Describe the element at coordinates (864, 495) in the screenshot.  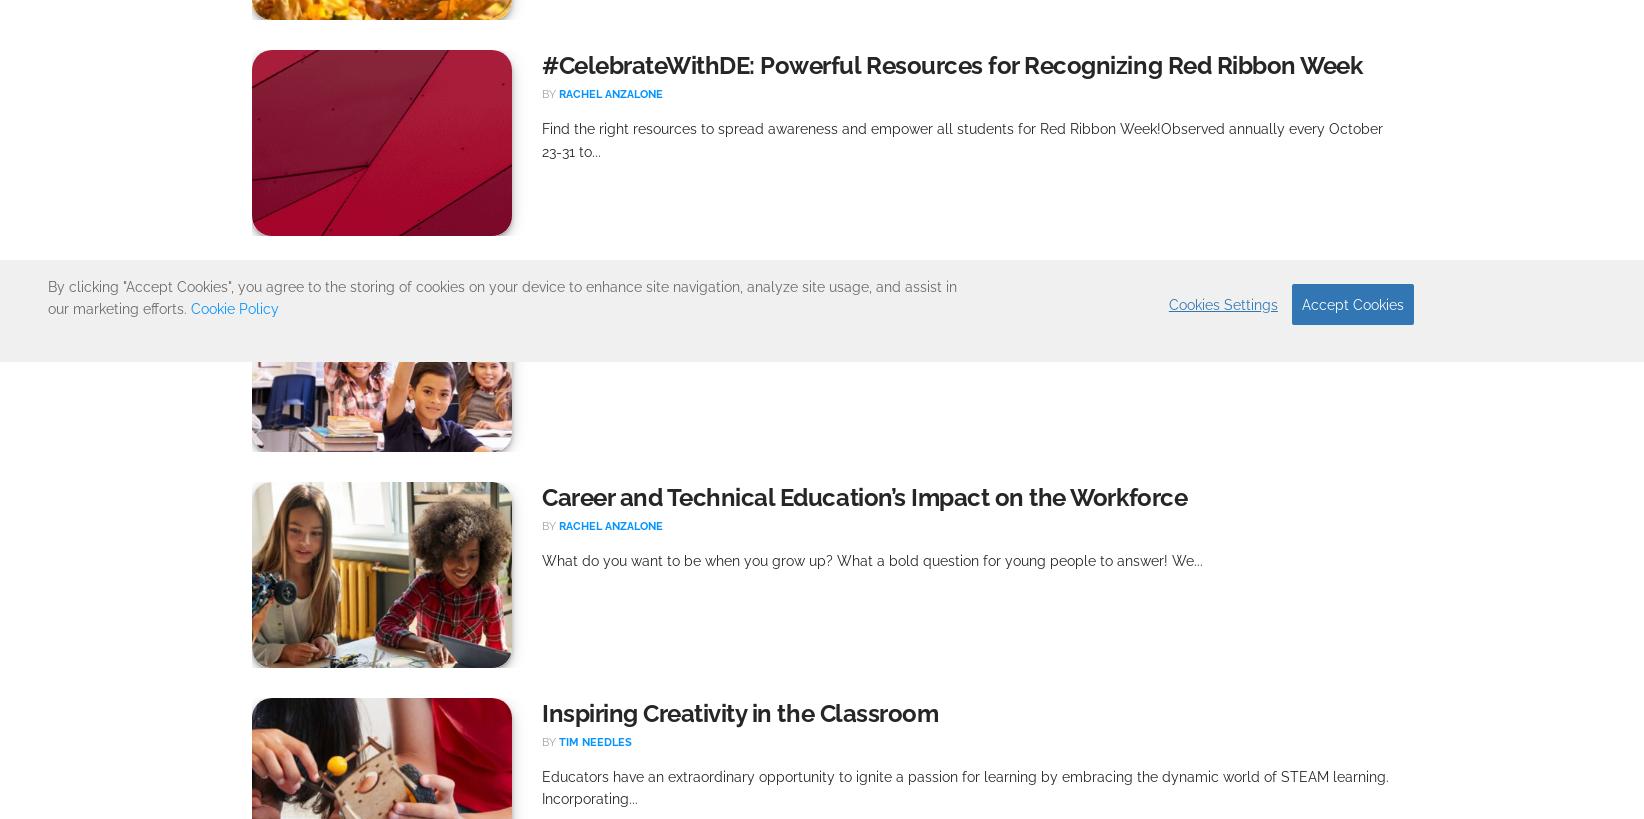
I see `'Career and Technical Education’s Impact on the Workforce'` at that location.